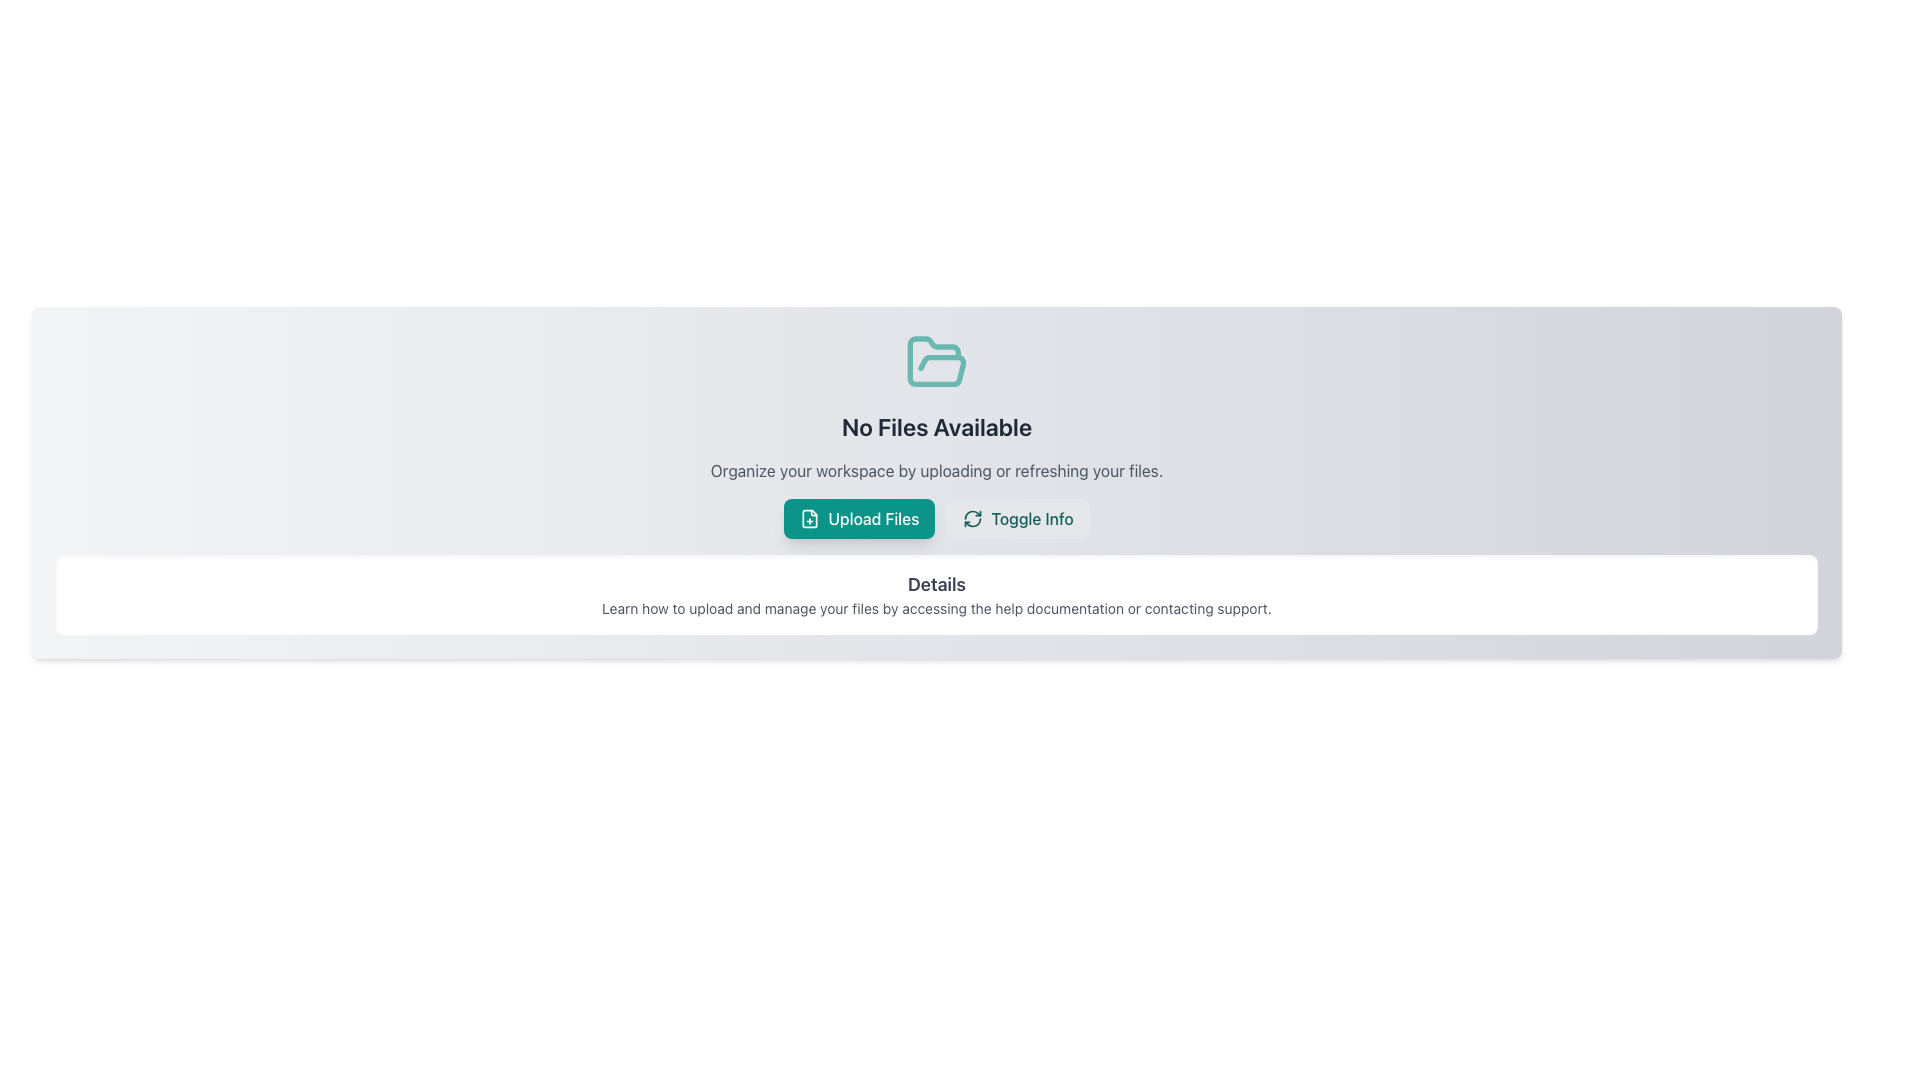 This screenshot has height=1080, width=1920. Describe the element at coordinates (859, 518) in the screenshot. I see `the leftmost button designed to trigger file upload actions for accessibility navigation` at that location.